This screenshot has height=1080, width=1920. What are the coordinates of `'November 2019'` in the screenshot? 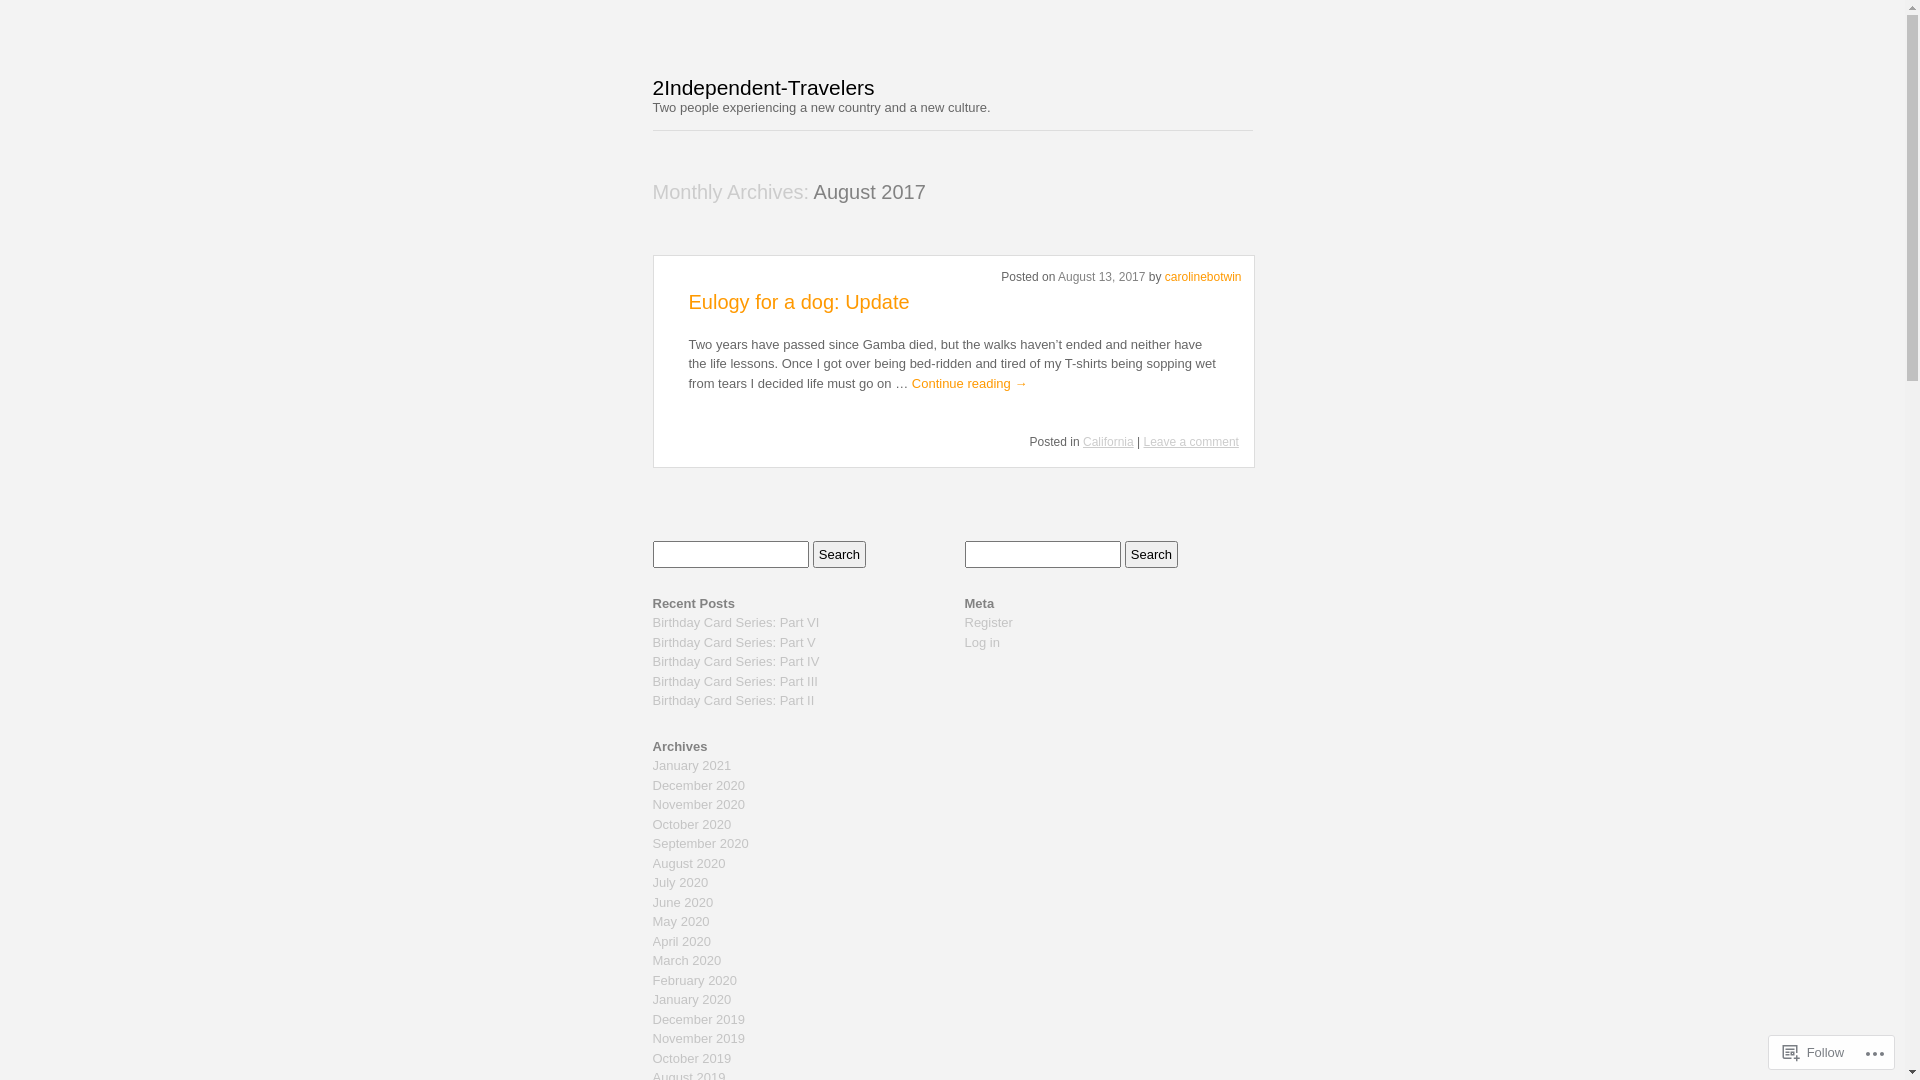 It's located at (698, 1037).